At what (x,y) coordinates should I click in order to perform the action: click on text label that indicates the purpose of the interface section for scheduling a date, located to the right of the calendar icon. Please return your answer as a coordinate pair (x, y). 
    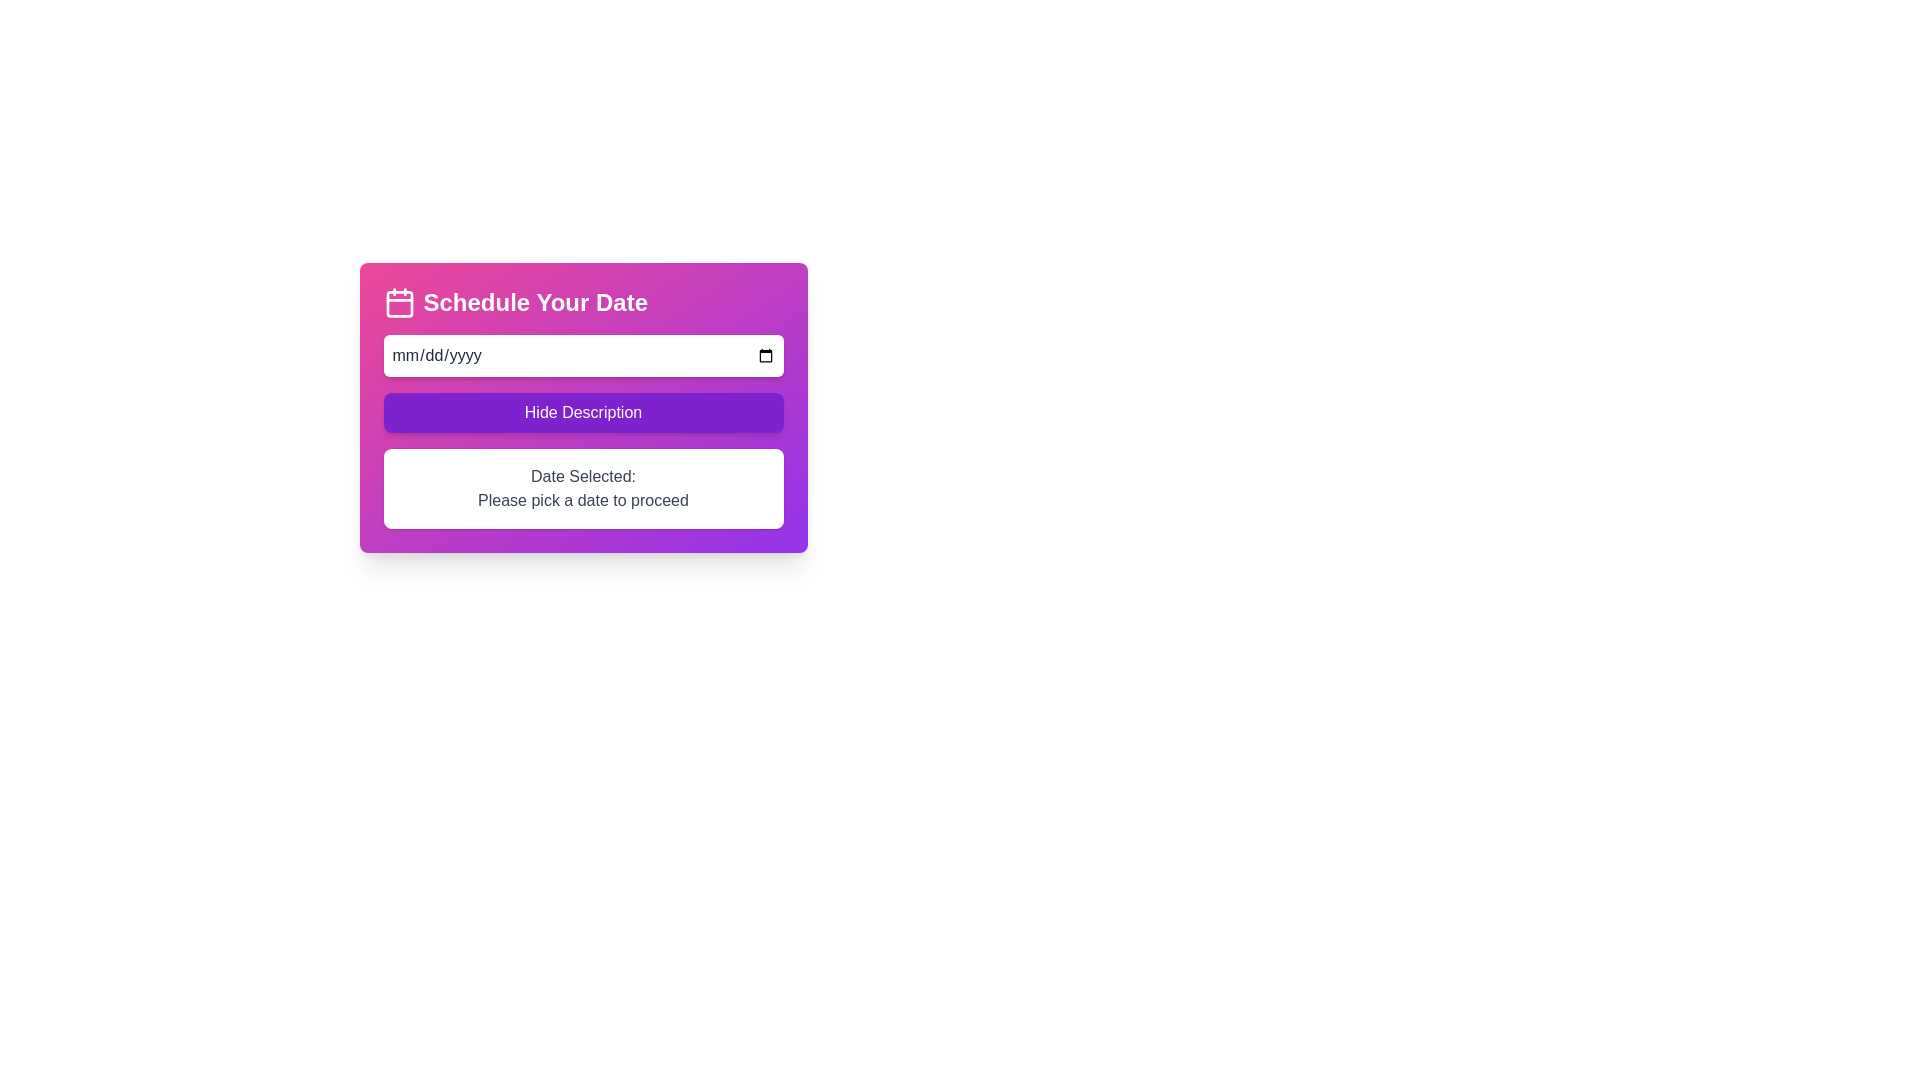
    Looking at the image, I should click on (535, 303).